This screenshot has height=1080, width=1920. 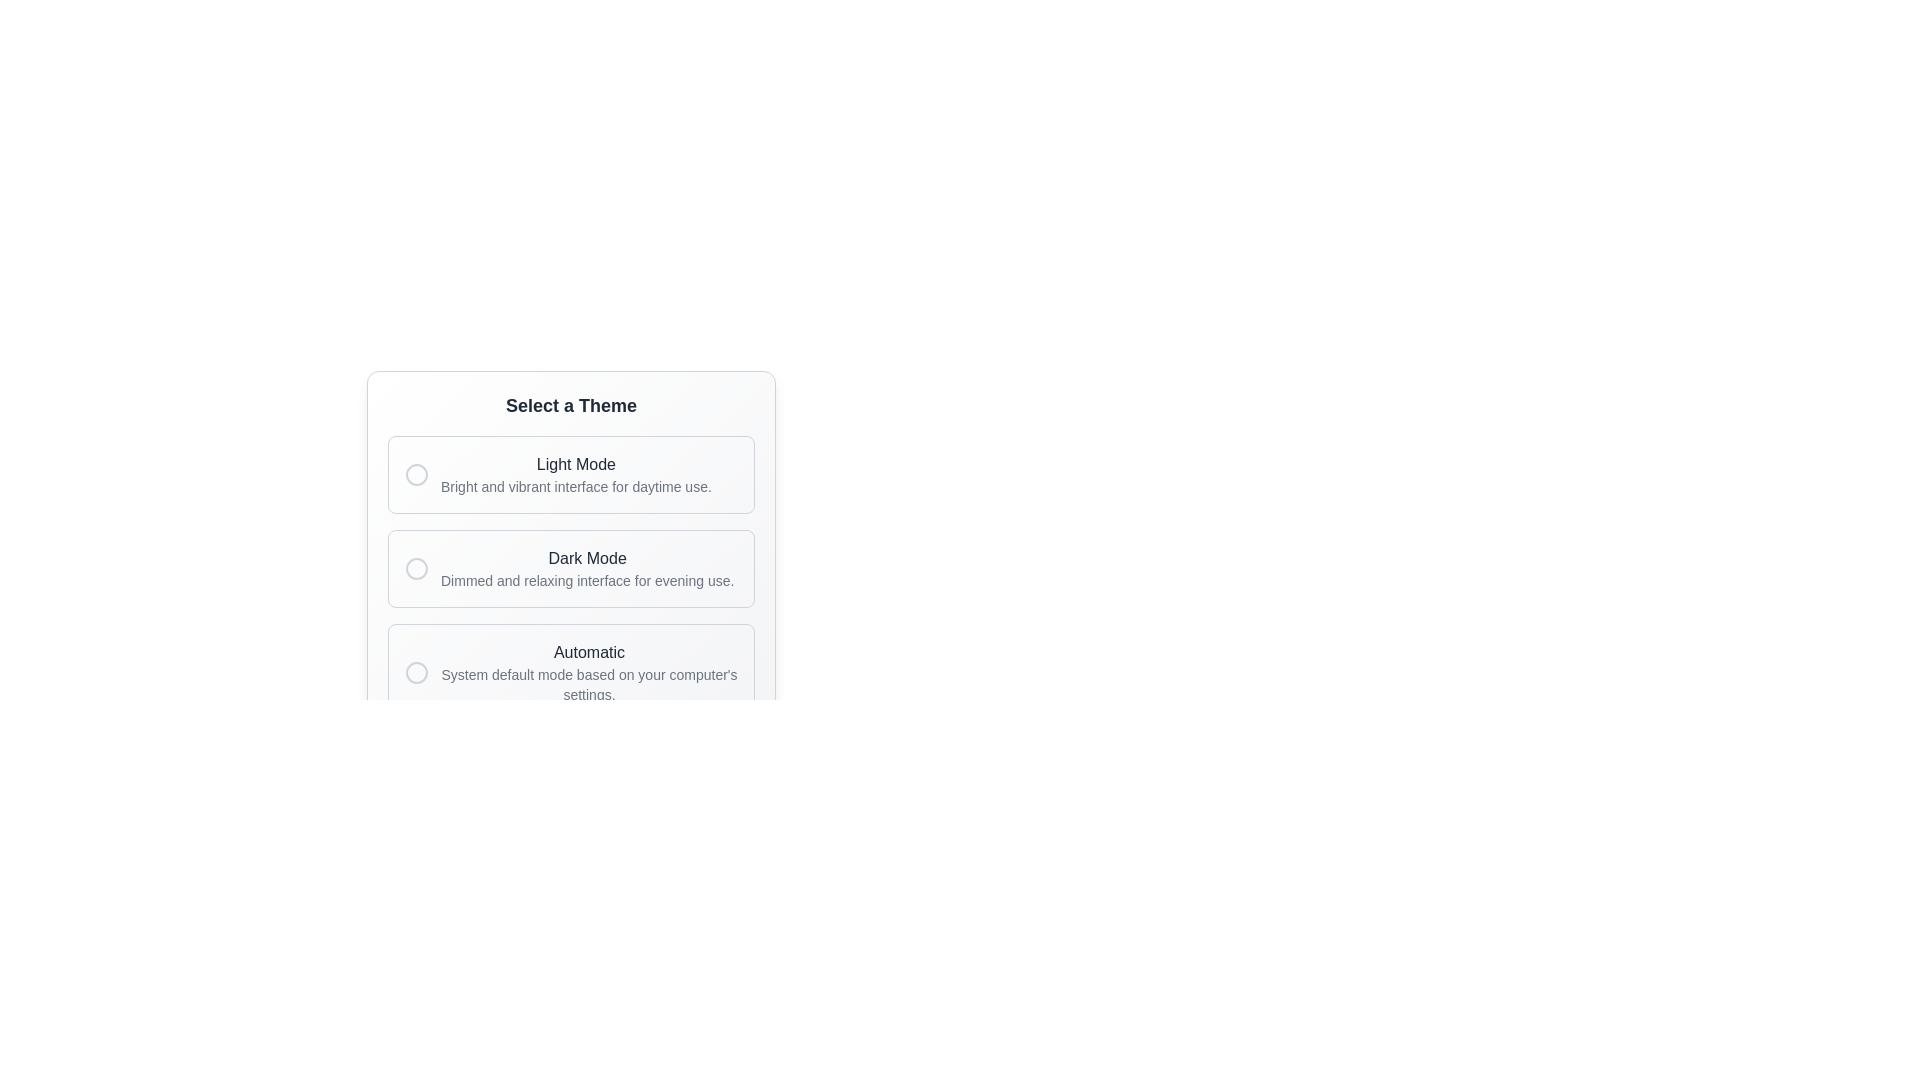 What do you see at coordinates (586, 581) in the screenshot?
I see `the descriptive caption text label that provides additional information about the 'Dark Mode' option, located directly under the 'Dark Mode' text` at bounding box center [586, 581].